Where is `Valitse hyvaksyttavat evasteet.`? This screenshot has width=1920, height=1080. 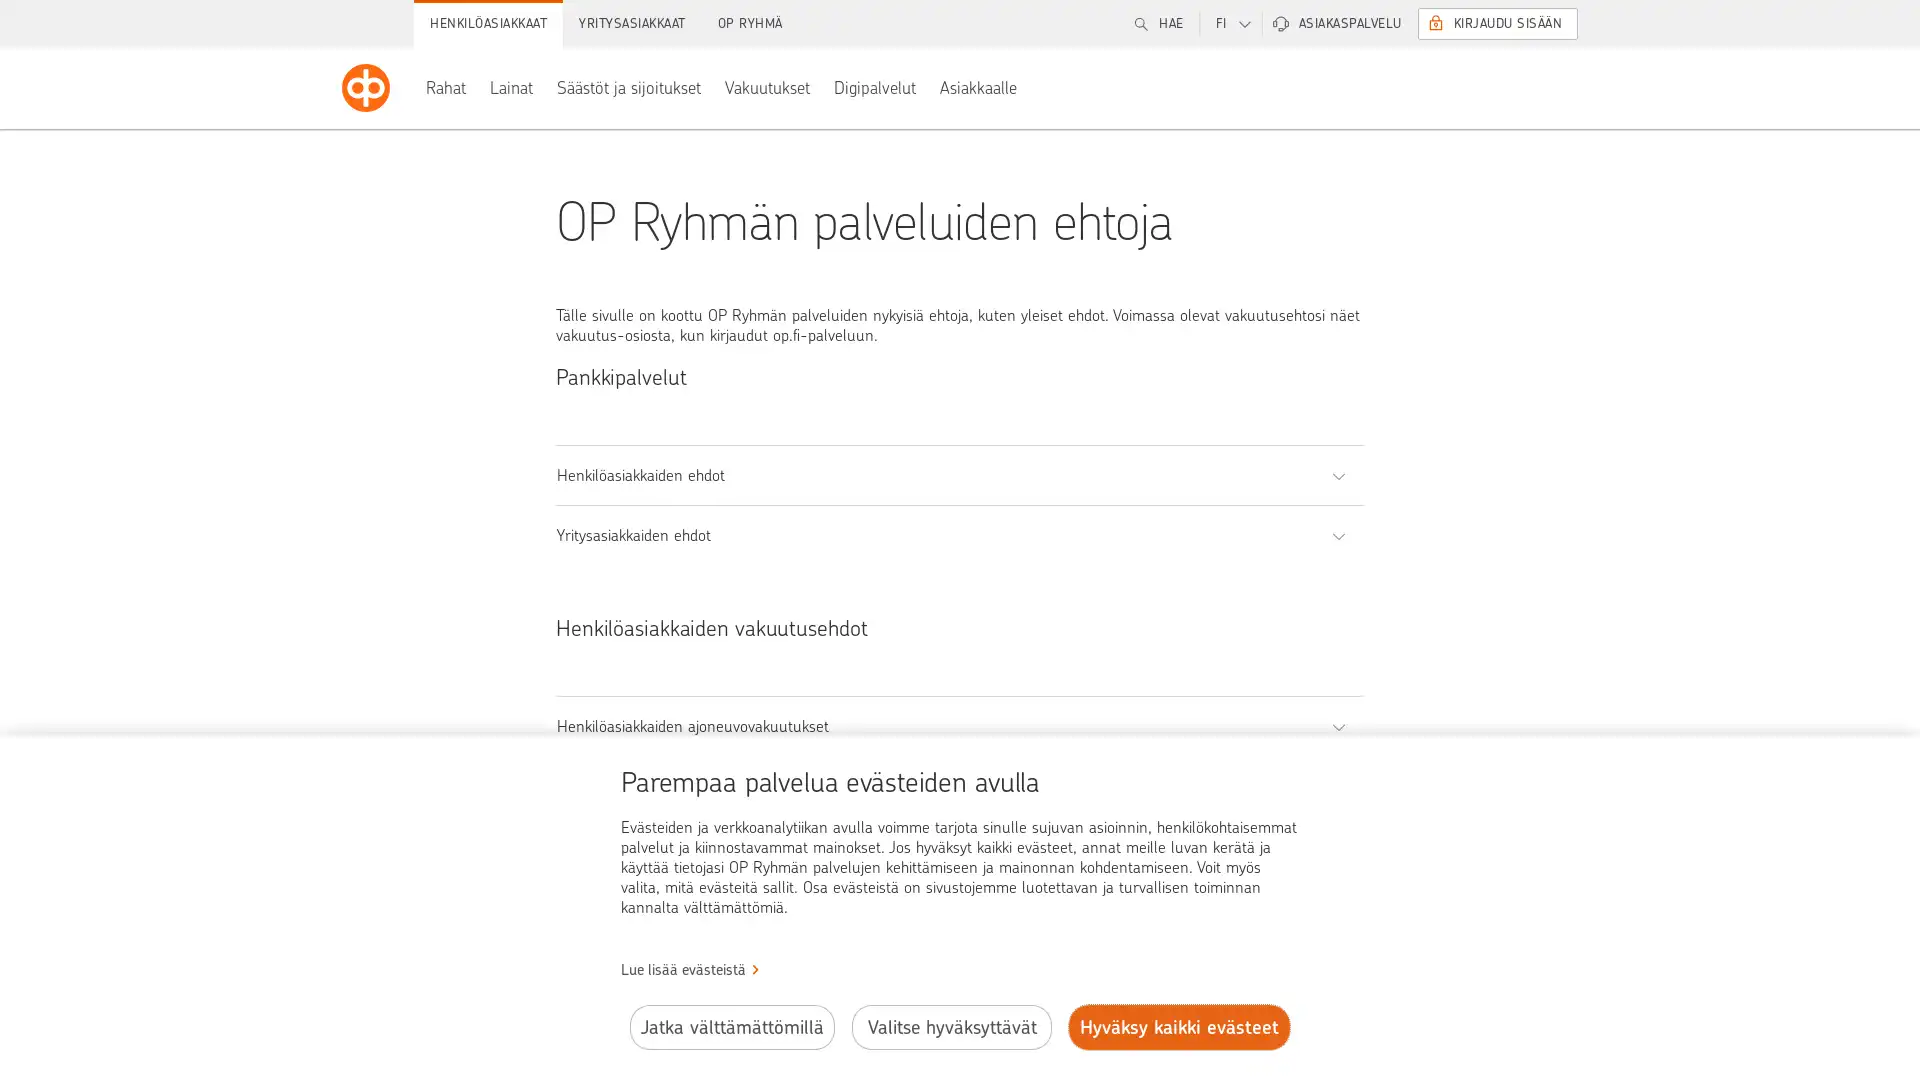
Valitse hyvaksyttavat evasteet. is located at coordinates (950, 1027).